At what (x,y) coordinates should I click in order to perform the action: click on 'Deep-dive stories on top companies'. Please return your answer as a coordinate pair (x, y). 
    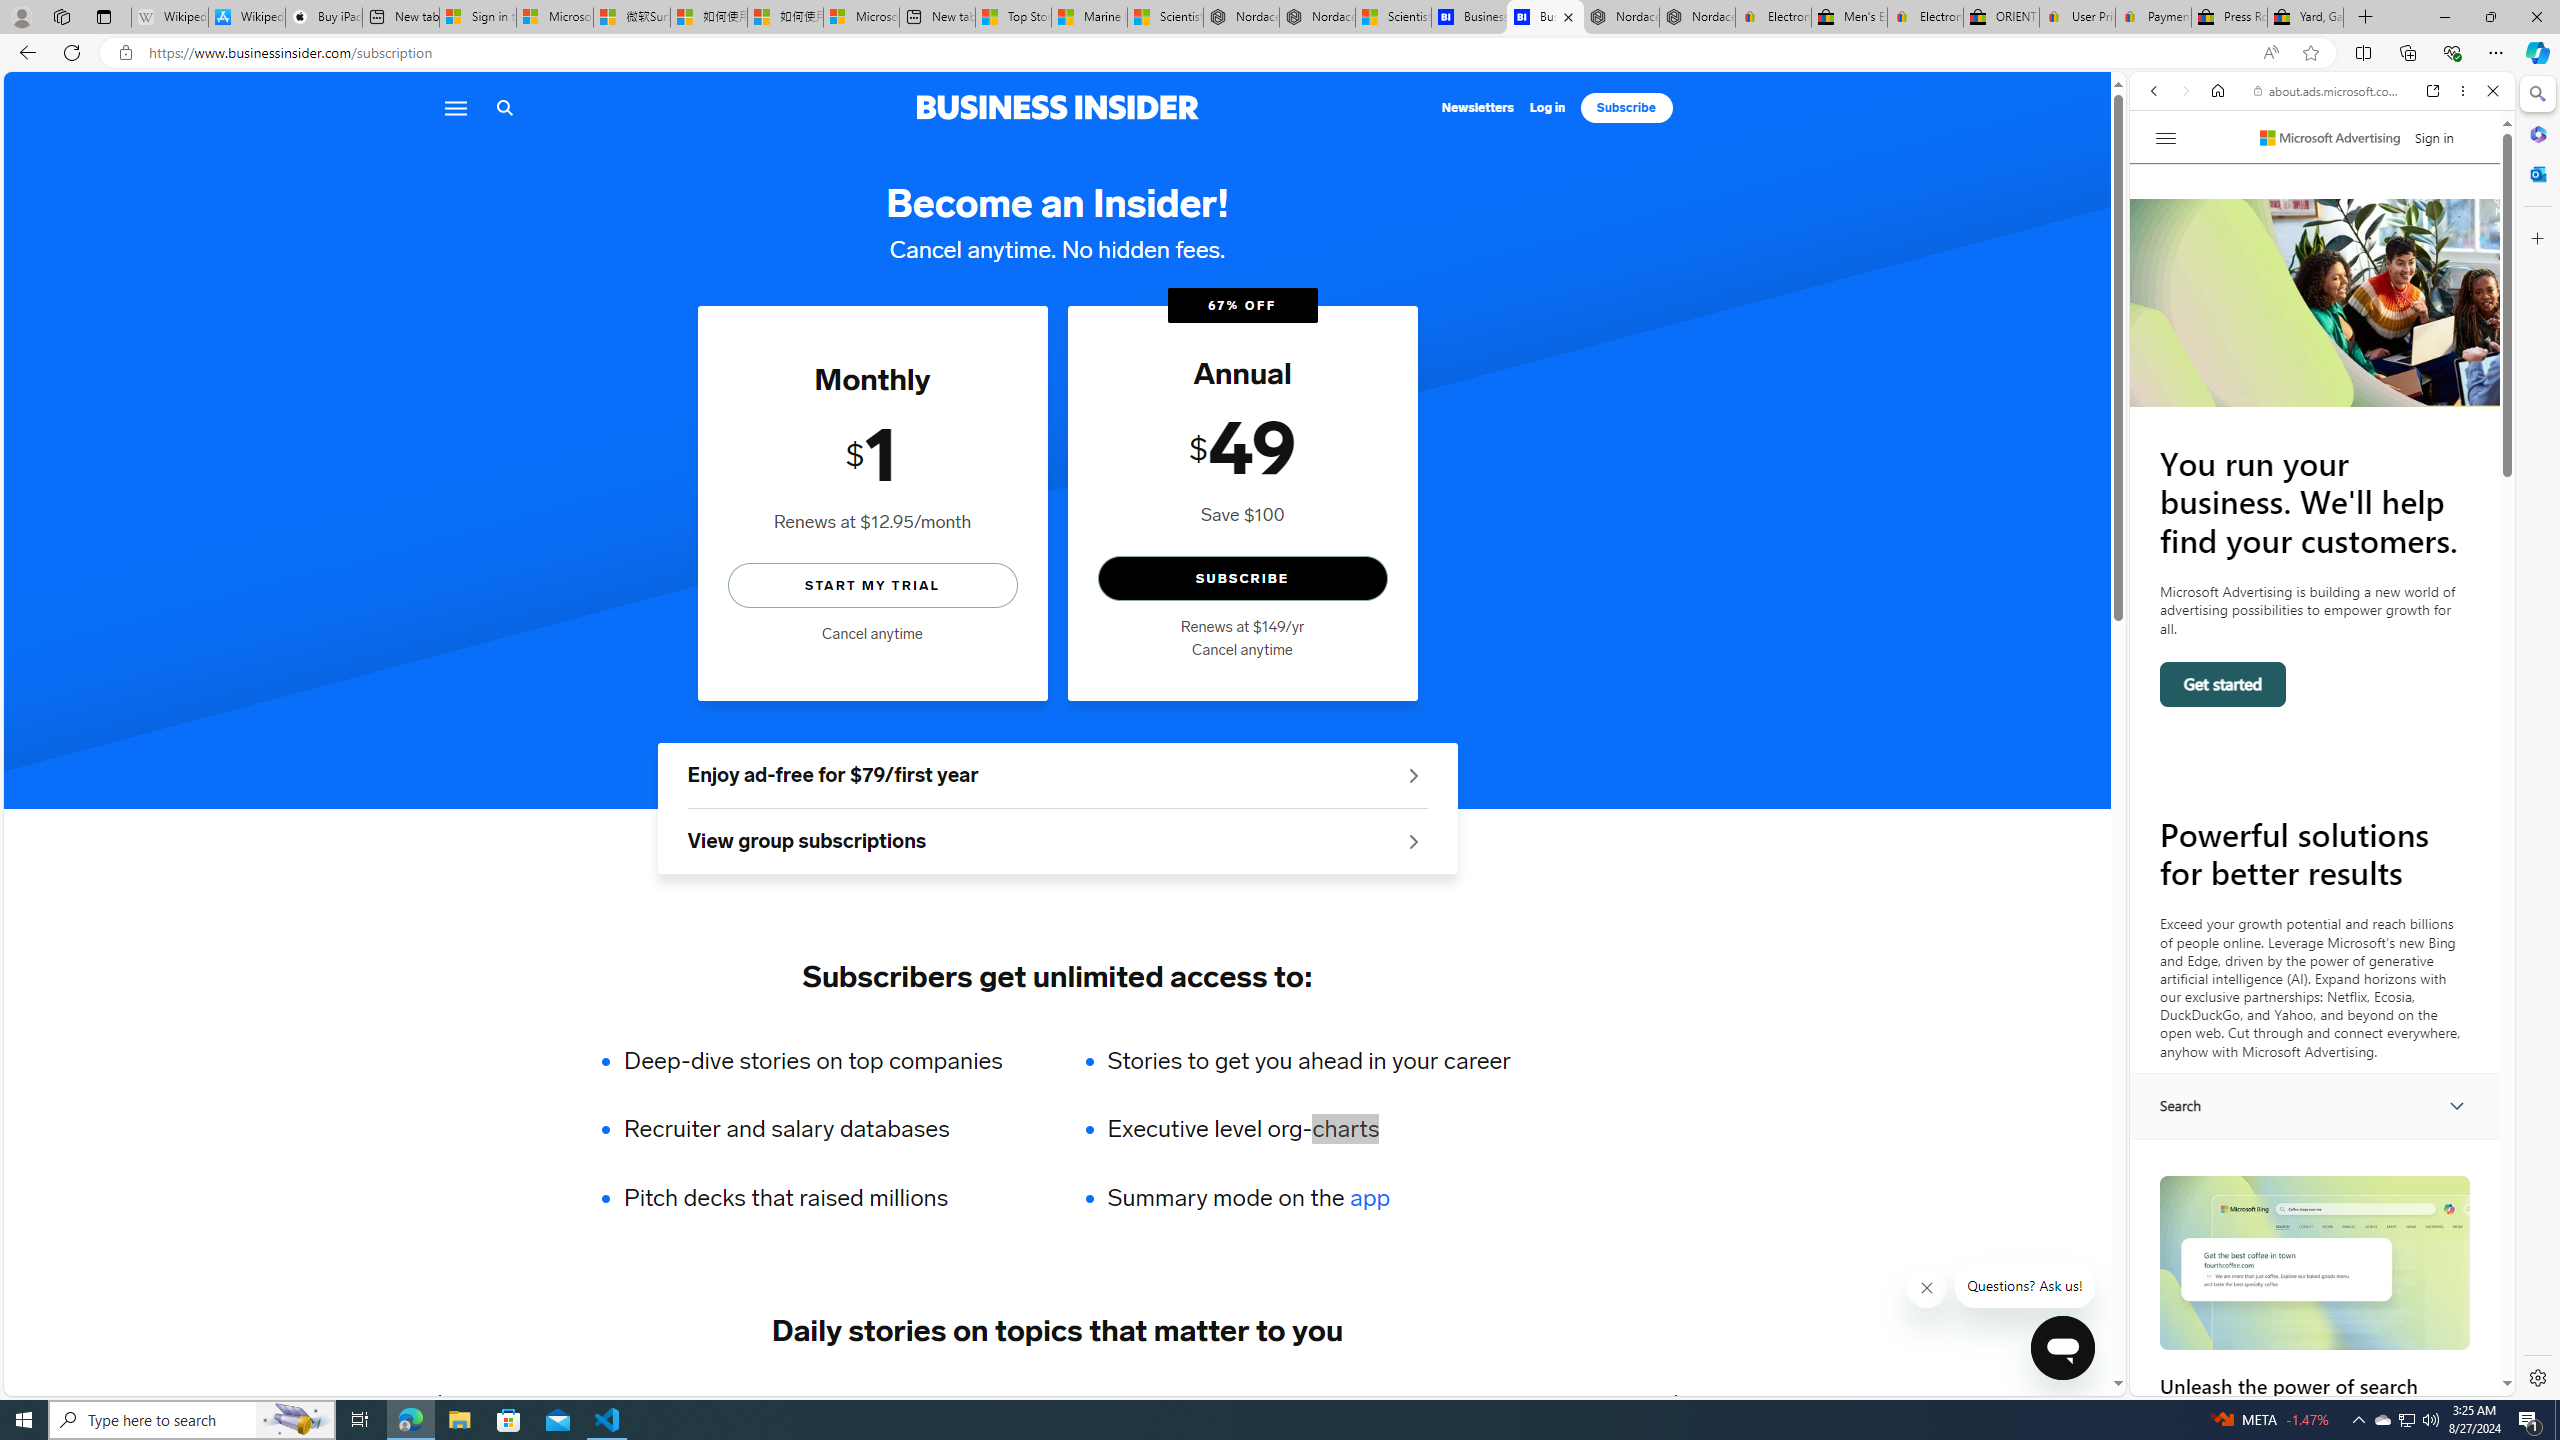
    Looking at the image, I should click on (826, 1060).